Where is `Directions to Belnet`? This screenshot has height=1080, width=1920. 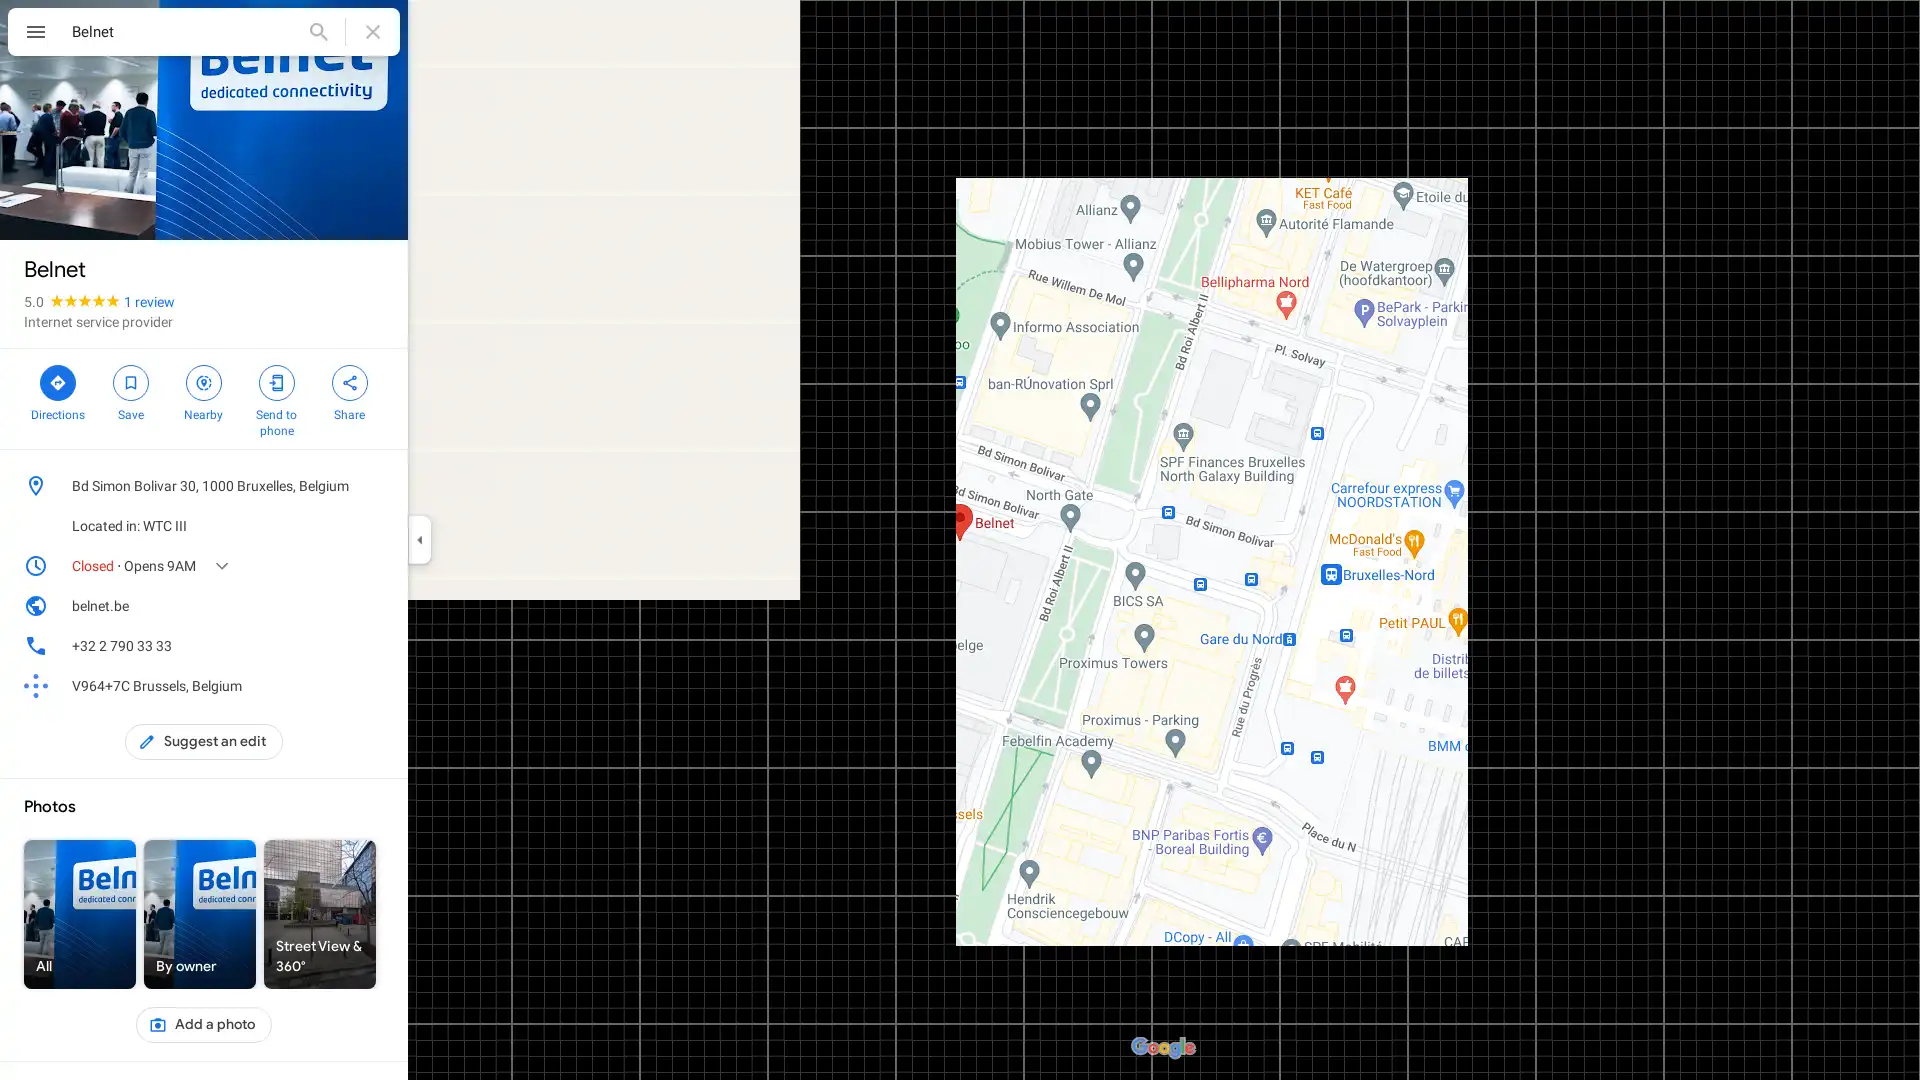
Directions to Belnet is located at coordinates (57, 390).